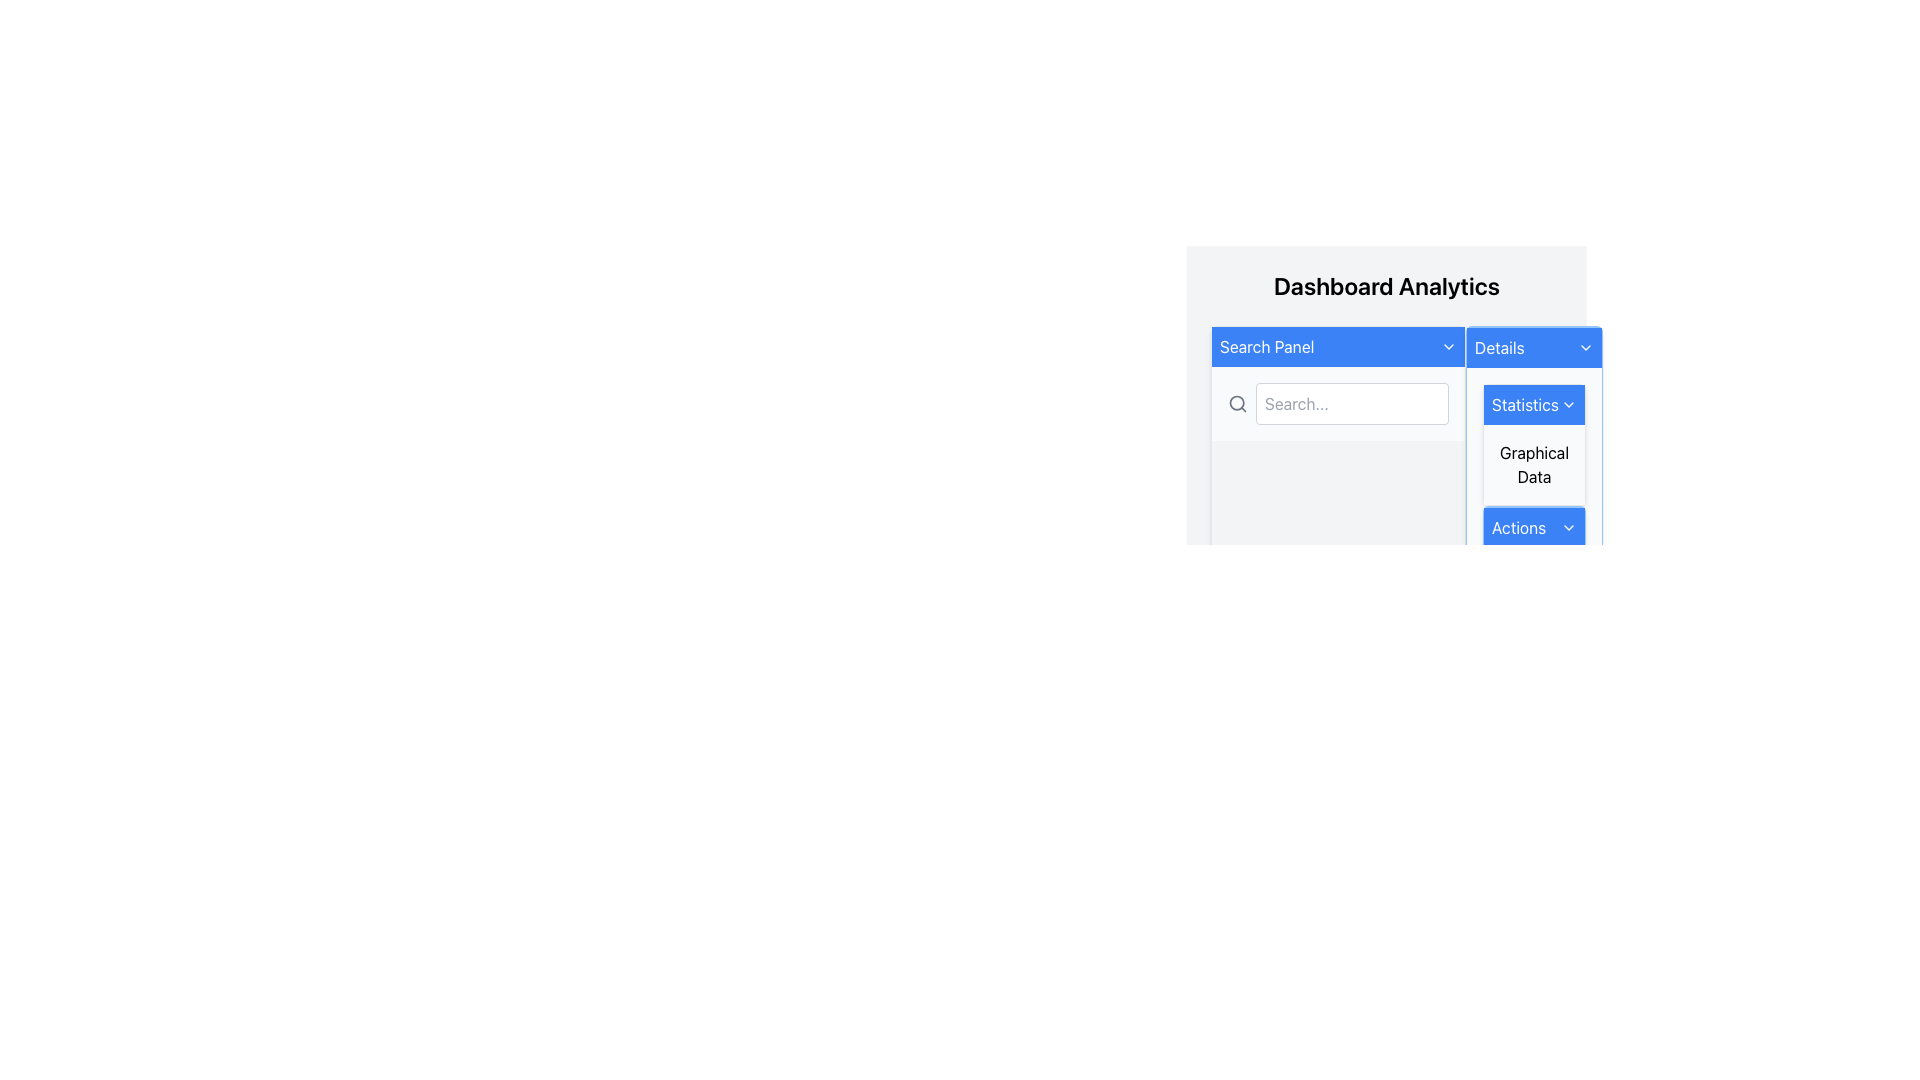  Describe the element at coordinates (1533, 465) in the screenshot. I see `the label or static text located in the 'Details' column of the dashboard, directly below the 'Statistics' heading` at that location.